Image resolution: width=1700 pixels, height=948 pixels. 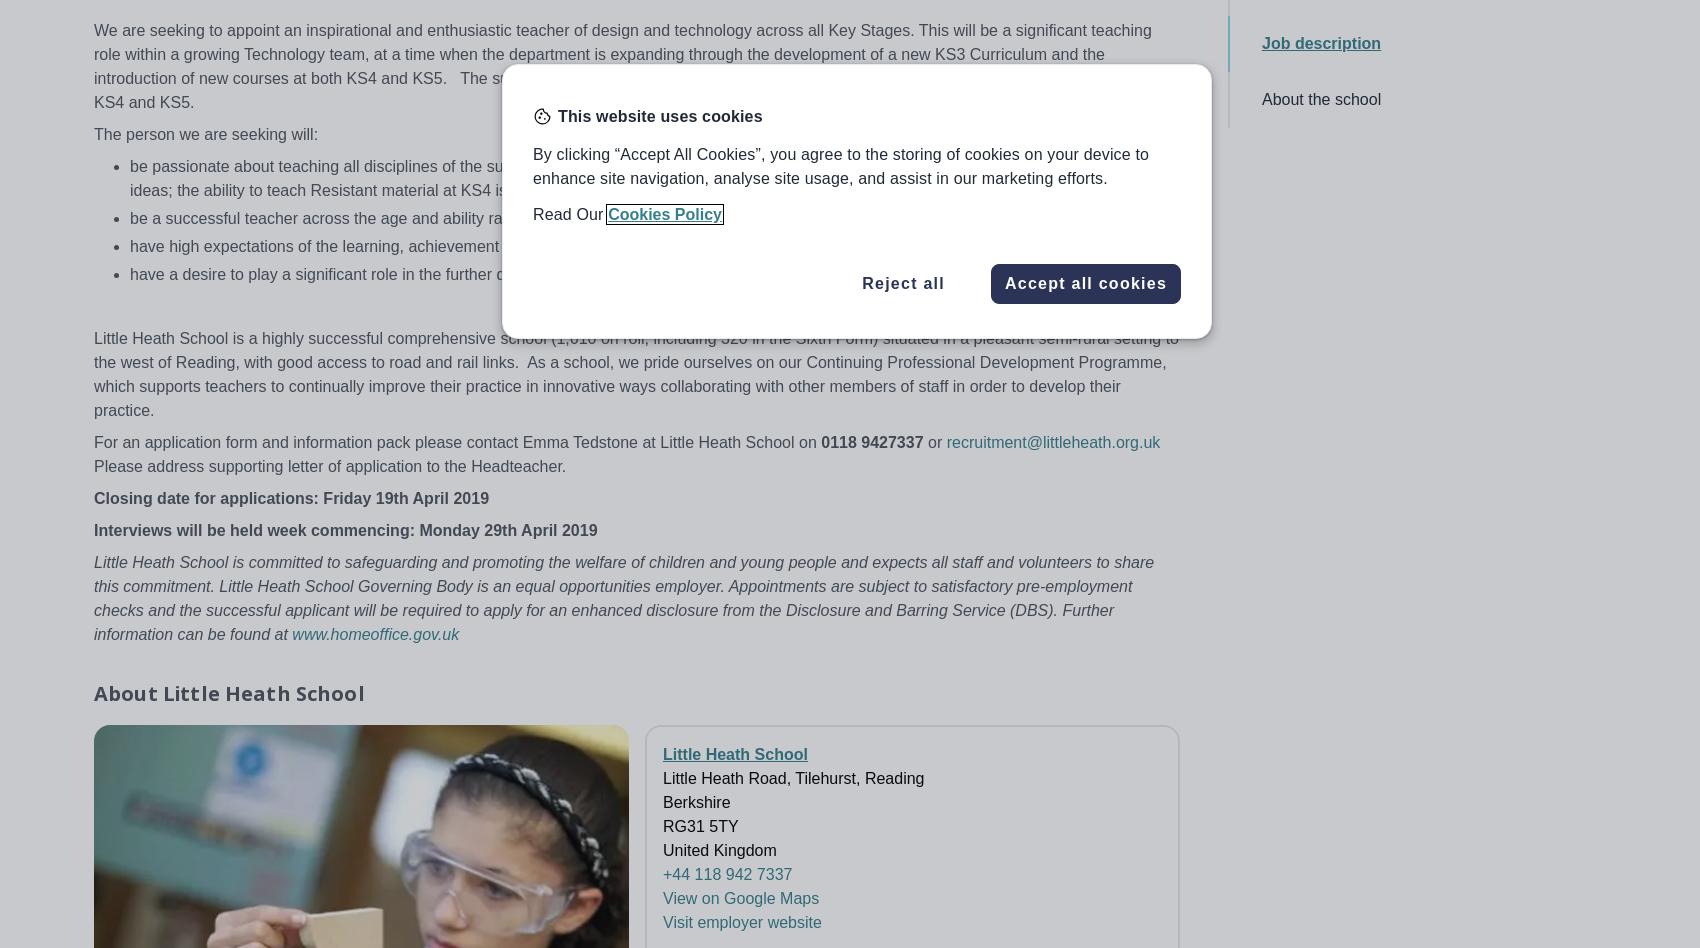 What do you see at coordinates (312, 741) in the screenshot?
I see `'Location guides'` at bounding box center [312, 741].